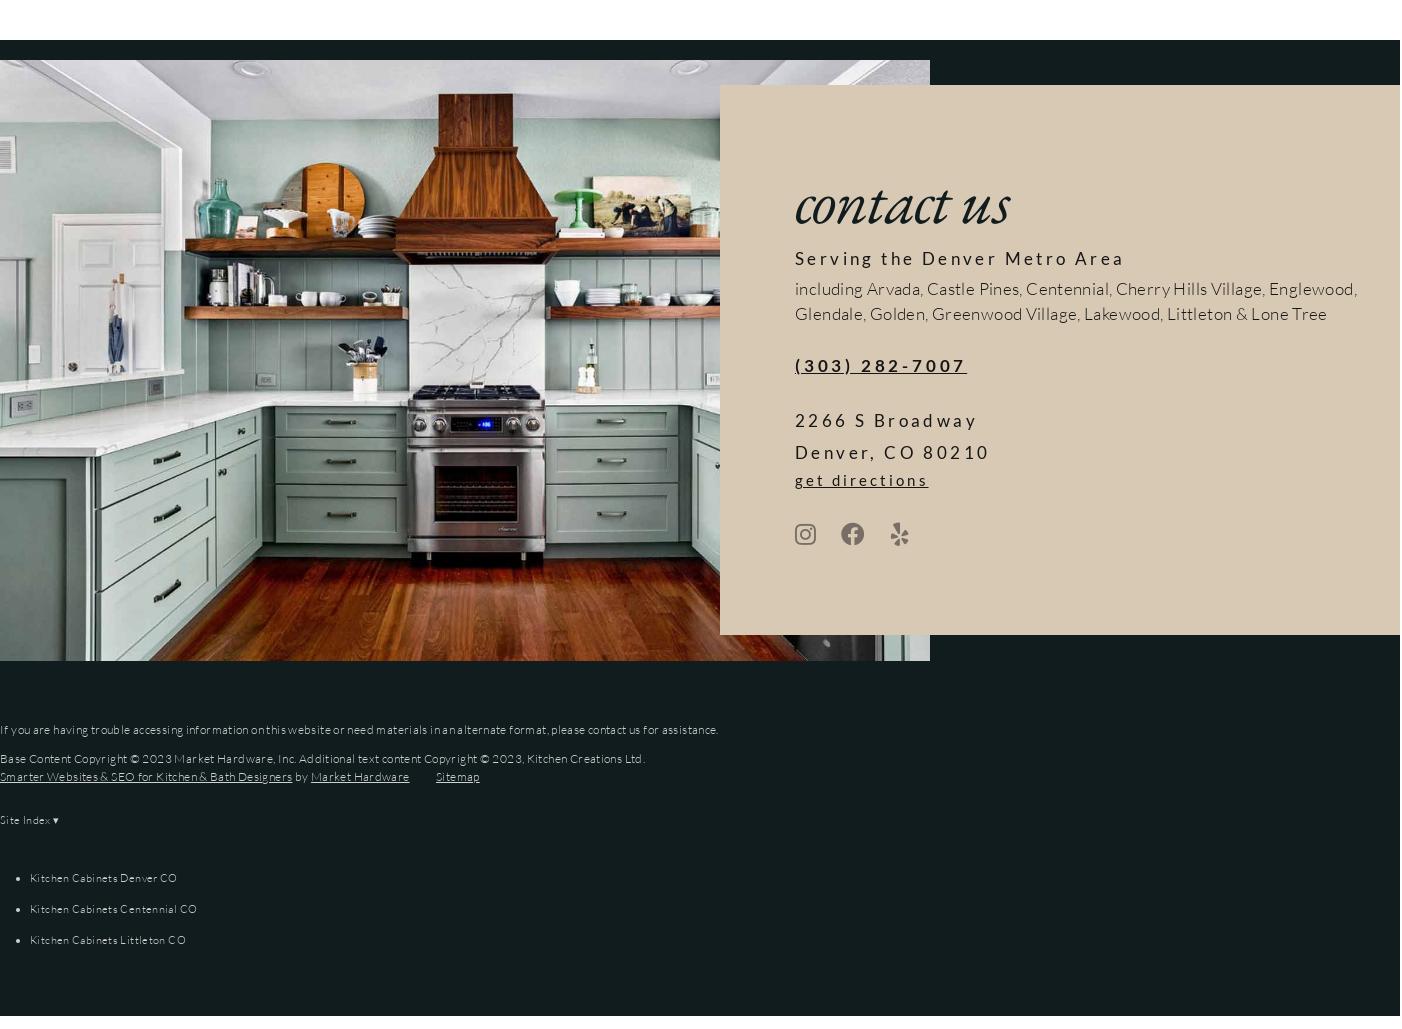  I want to click on 'contact us', so click(793, 199).